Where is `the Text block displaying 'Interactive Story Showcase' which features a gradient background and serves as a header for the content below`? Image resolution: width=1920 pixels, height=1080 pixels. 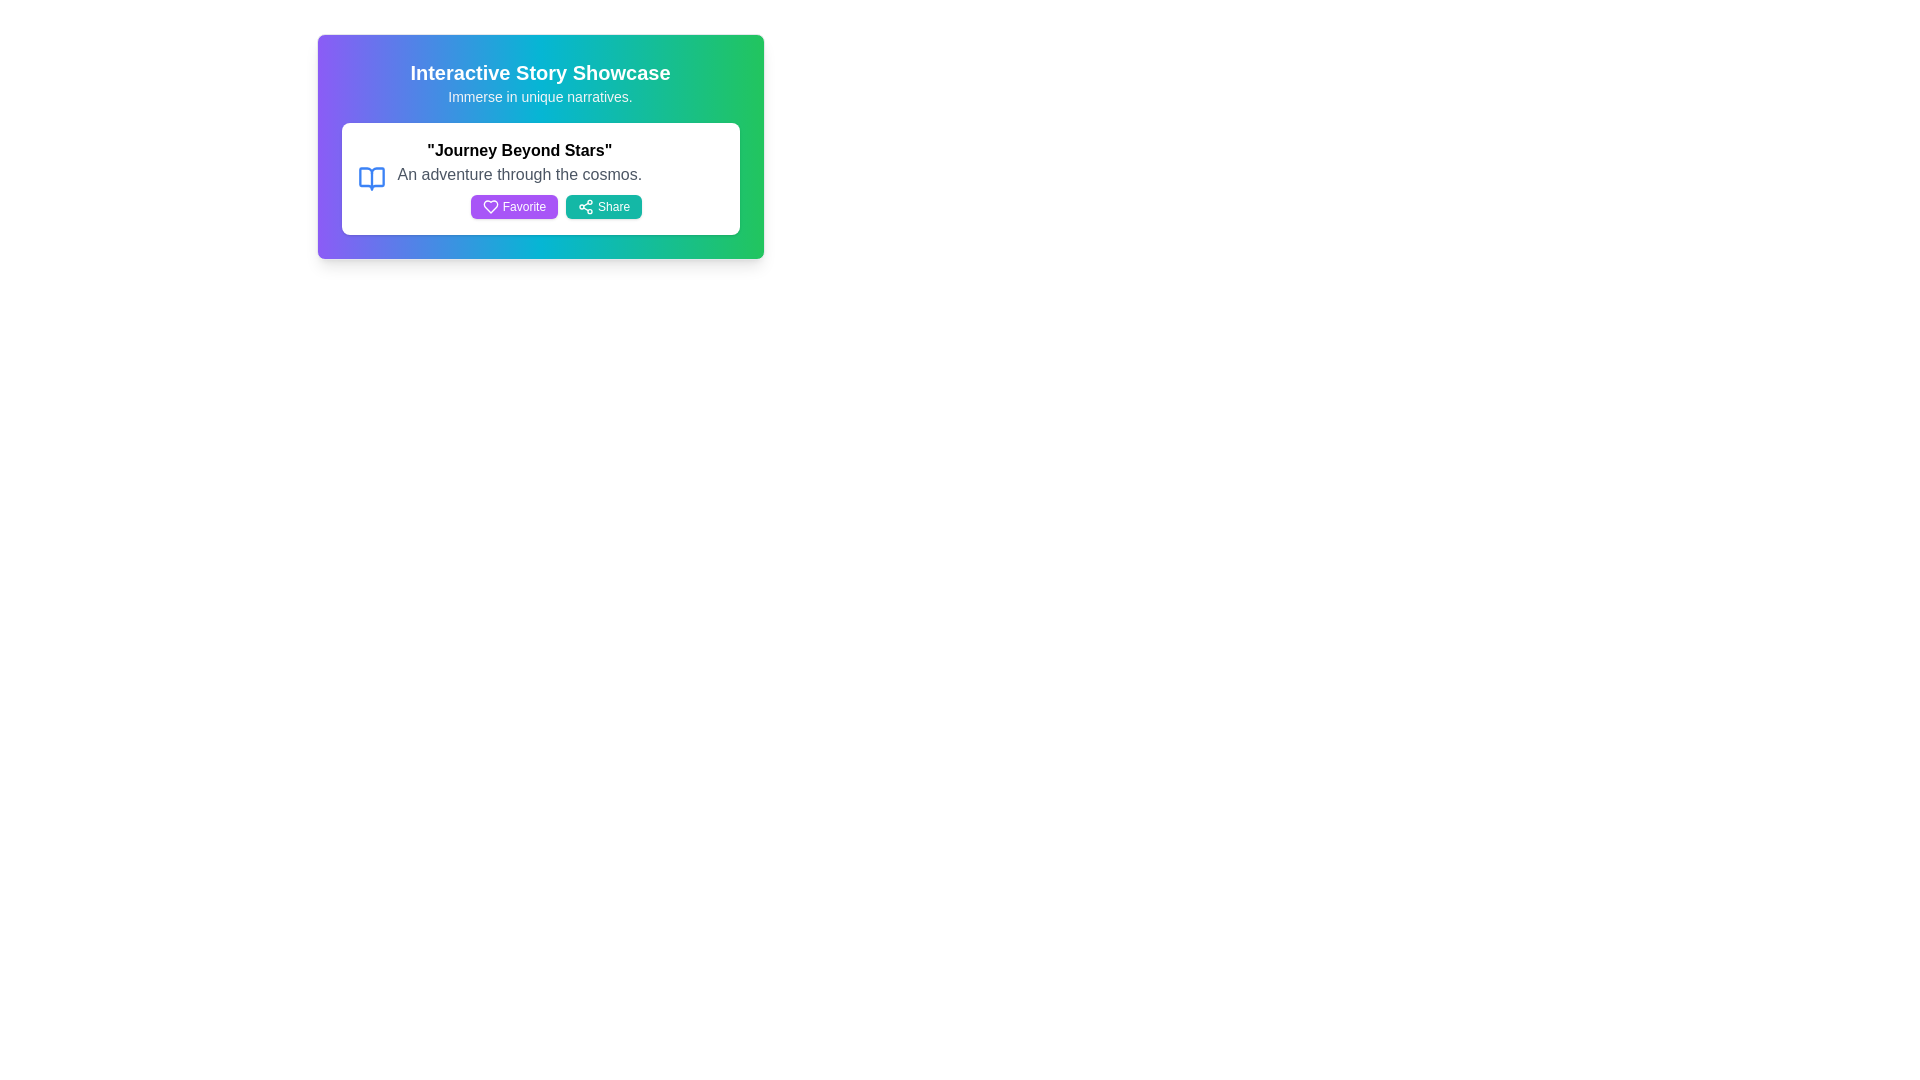 the Text block displaying 'Interactive Story Showcase' which features a gradient background and serves as a header for the content below is located at coordinates (540, 82).